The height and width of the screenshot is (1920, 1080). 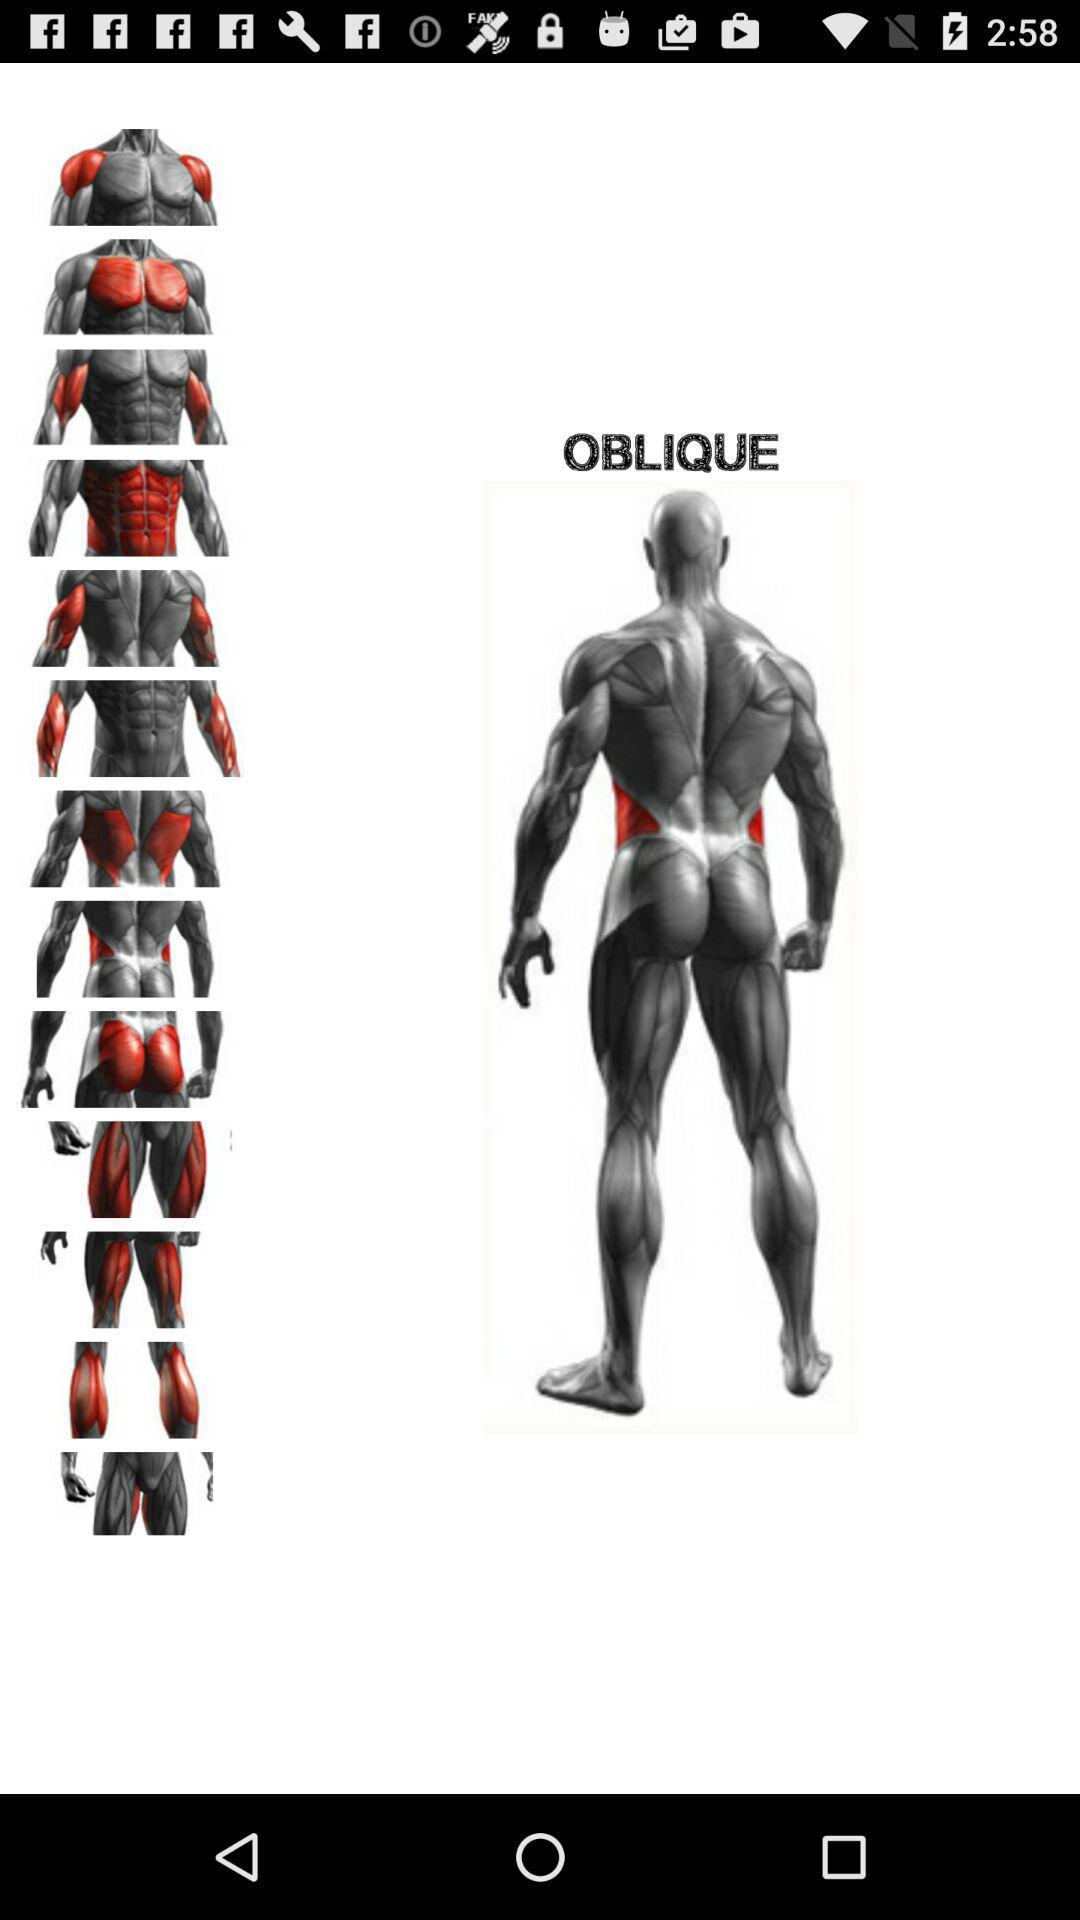 What do you see at coordinates (131, 832) in the screenshot?
I see `body part back` at bounding box center [131, 832].